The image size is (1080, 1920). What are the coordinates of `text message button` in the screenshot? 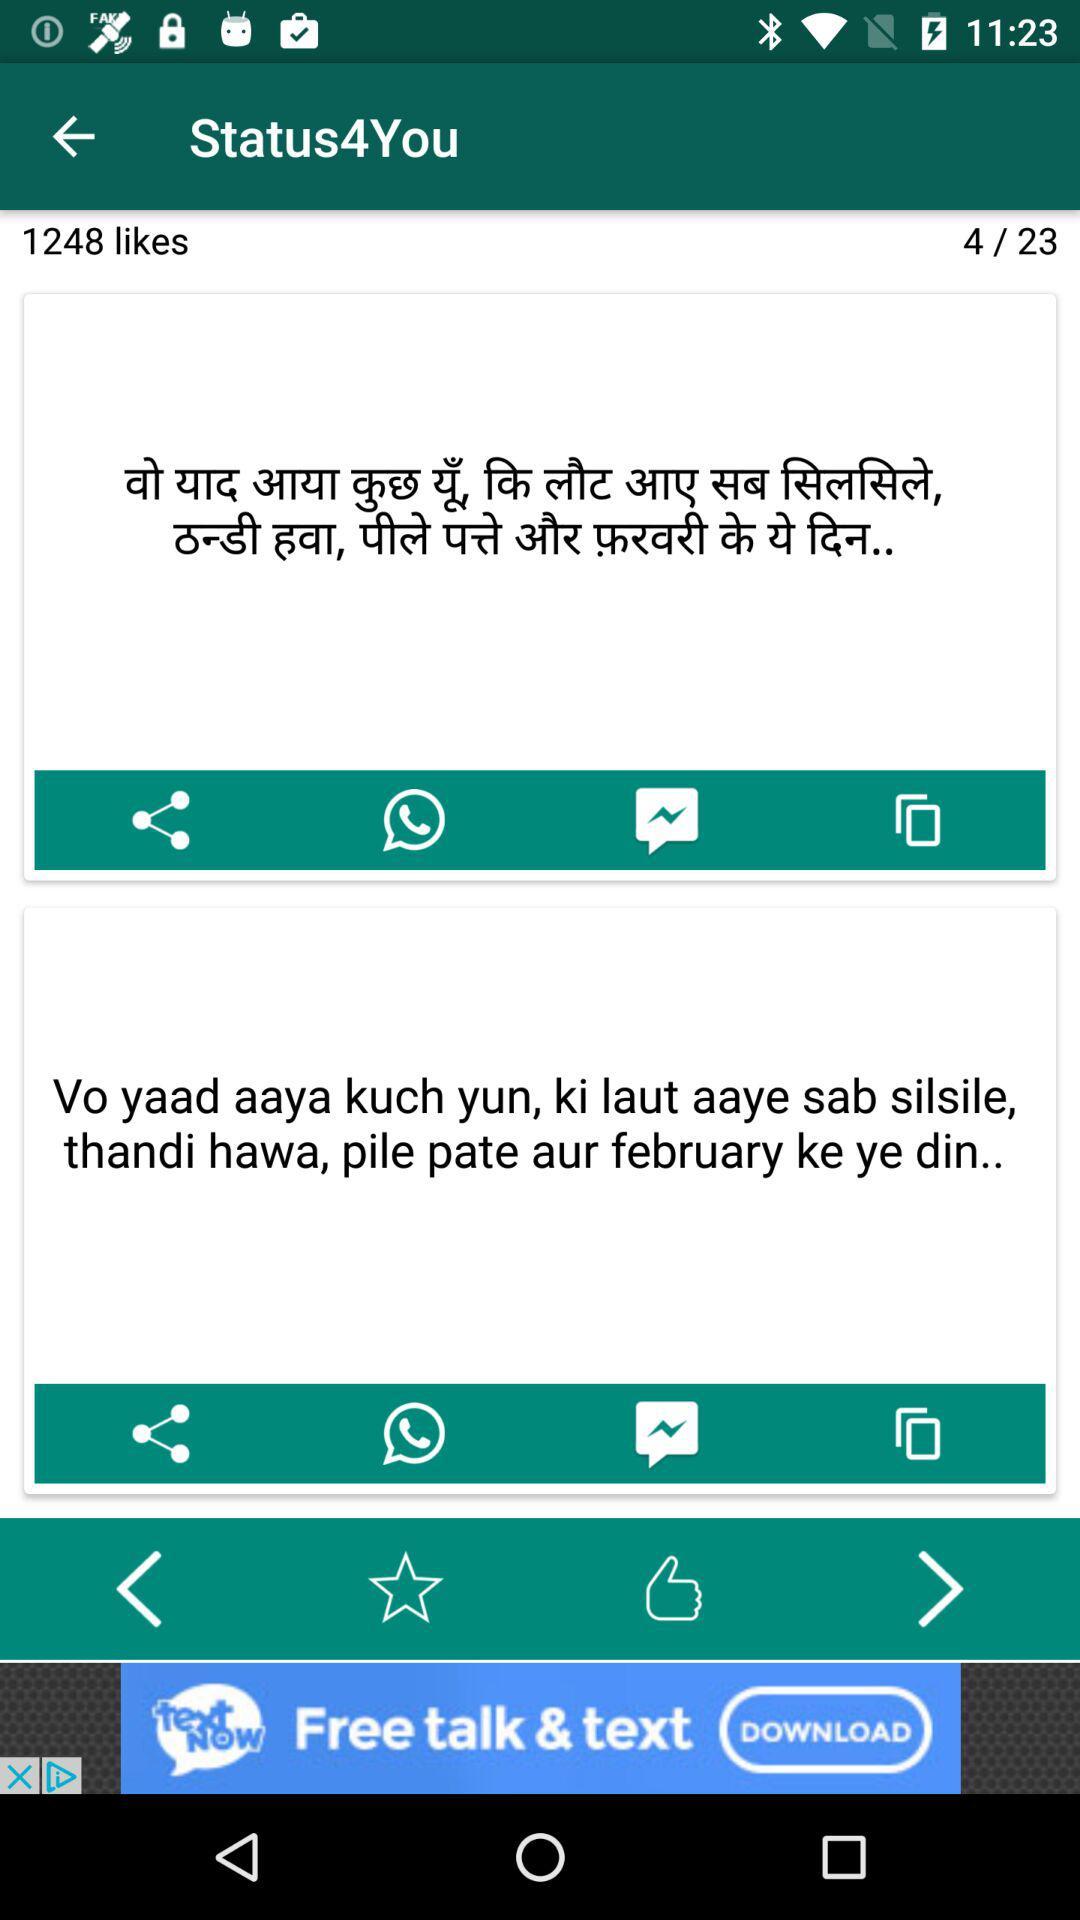 It's located at (666, 820).